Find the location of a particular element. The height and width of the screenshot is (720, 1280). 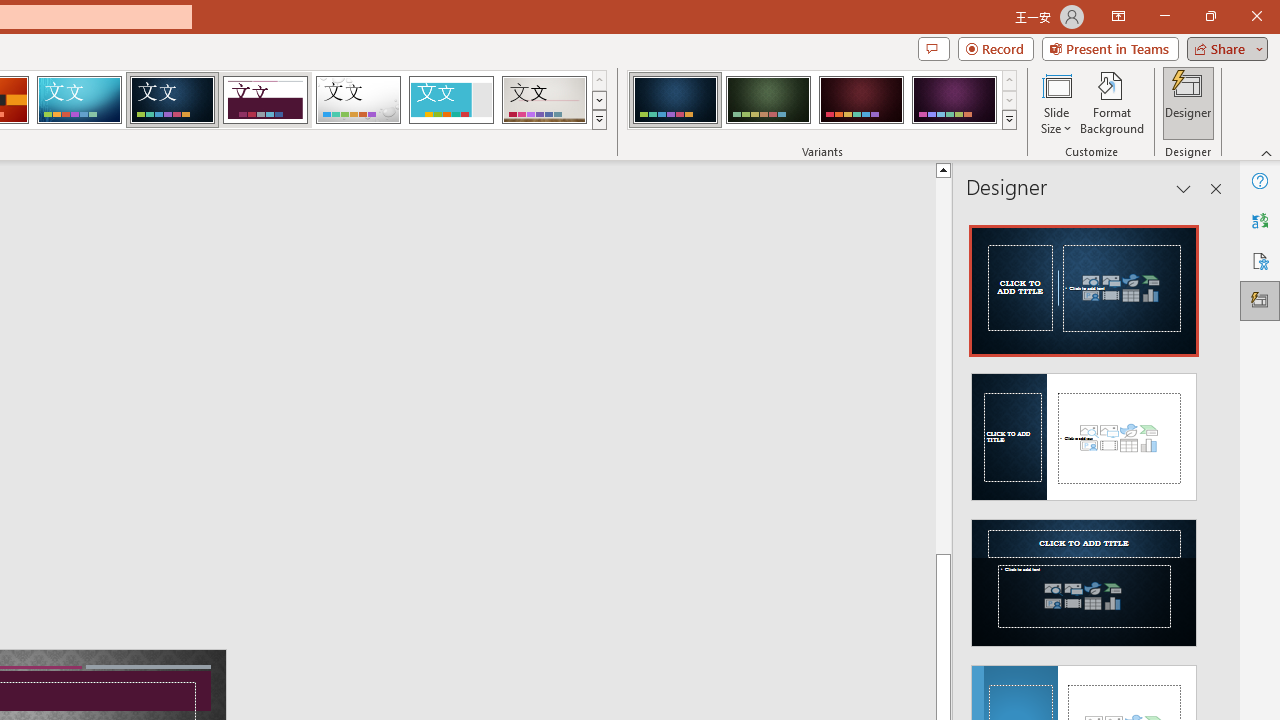

'Format Background' is located at coordinates (1111, 103).